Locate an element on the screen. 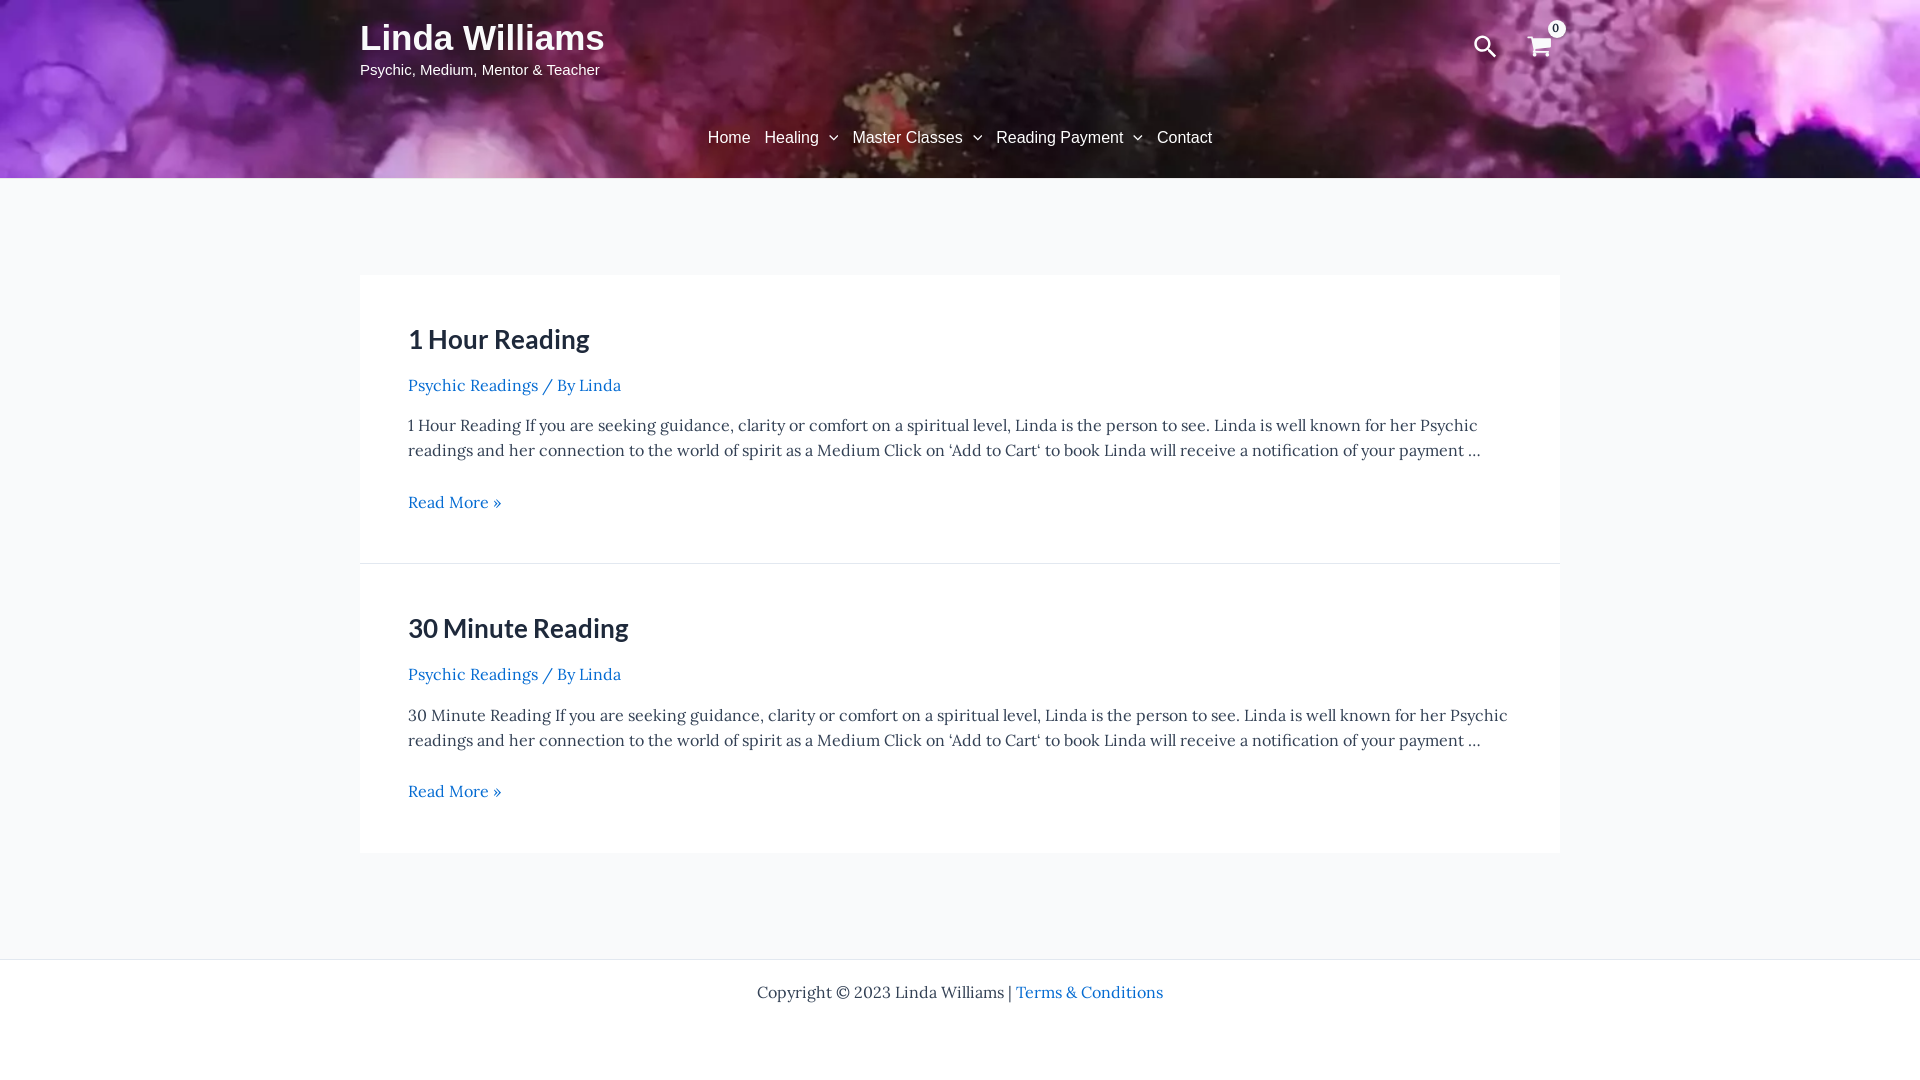 Image resolution: width=1920 pixels, height=1080 pixels. 'Linda' is located at coordinates (599, 385).